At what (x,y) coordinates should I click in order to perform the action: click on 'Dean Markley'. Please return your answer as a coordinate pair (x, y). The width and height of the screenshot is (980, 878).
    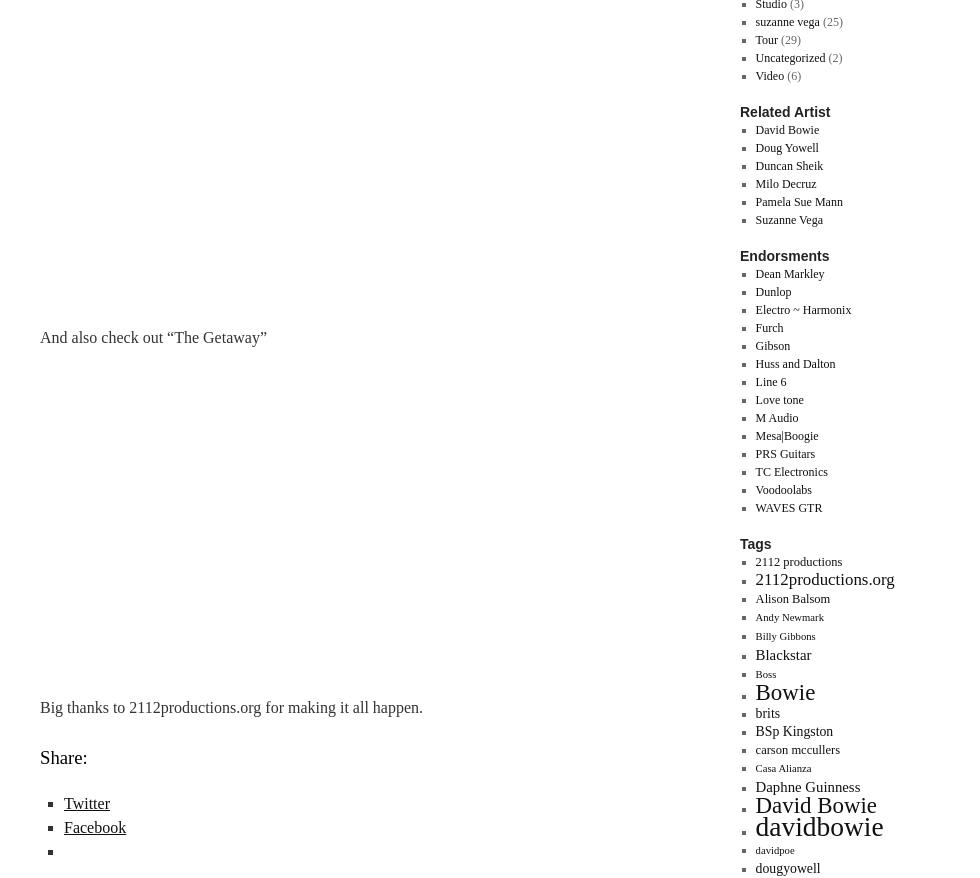
    Looking at the image, I should click on (754, 273).